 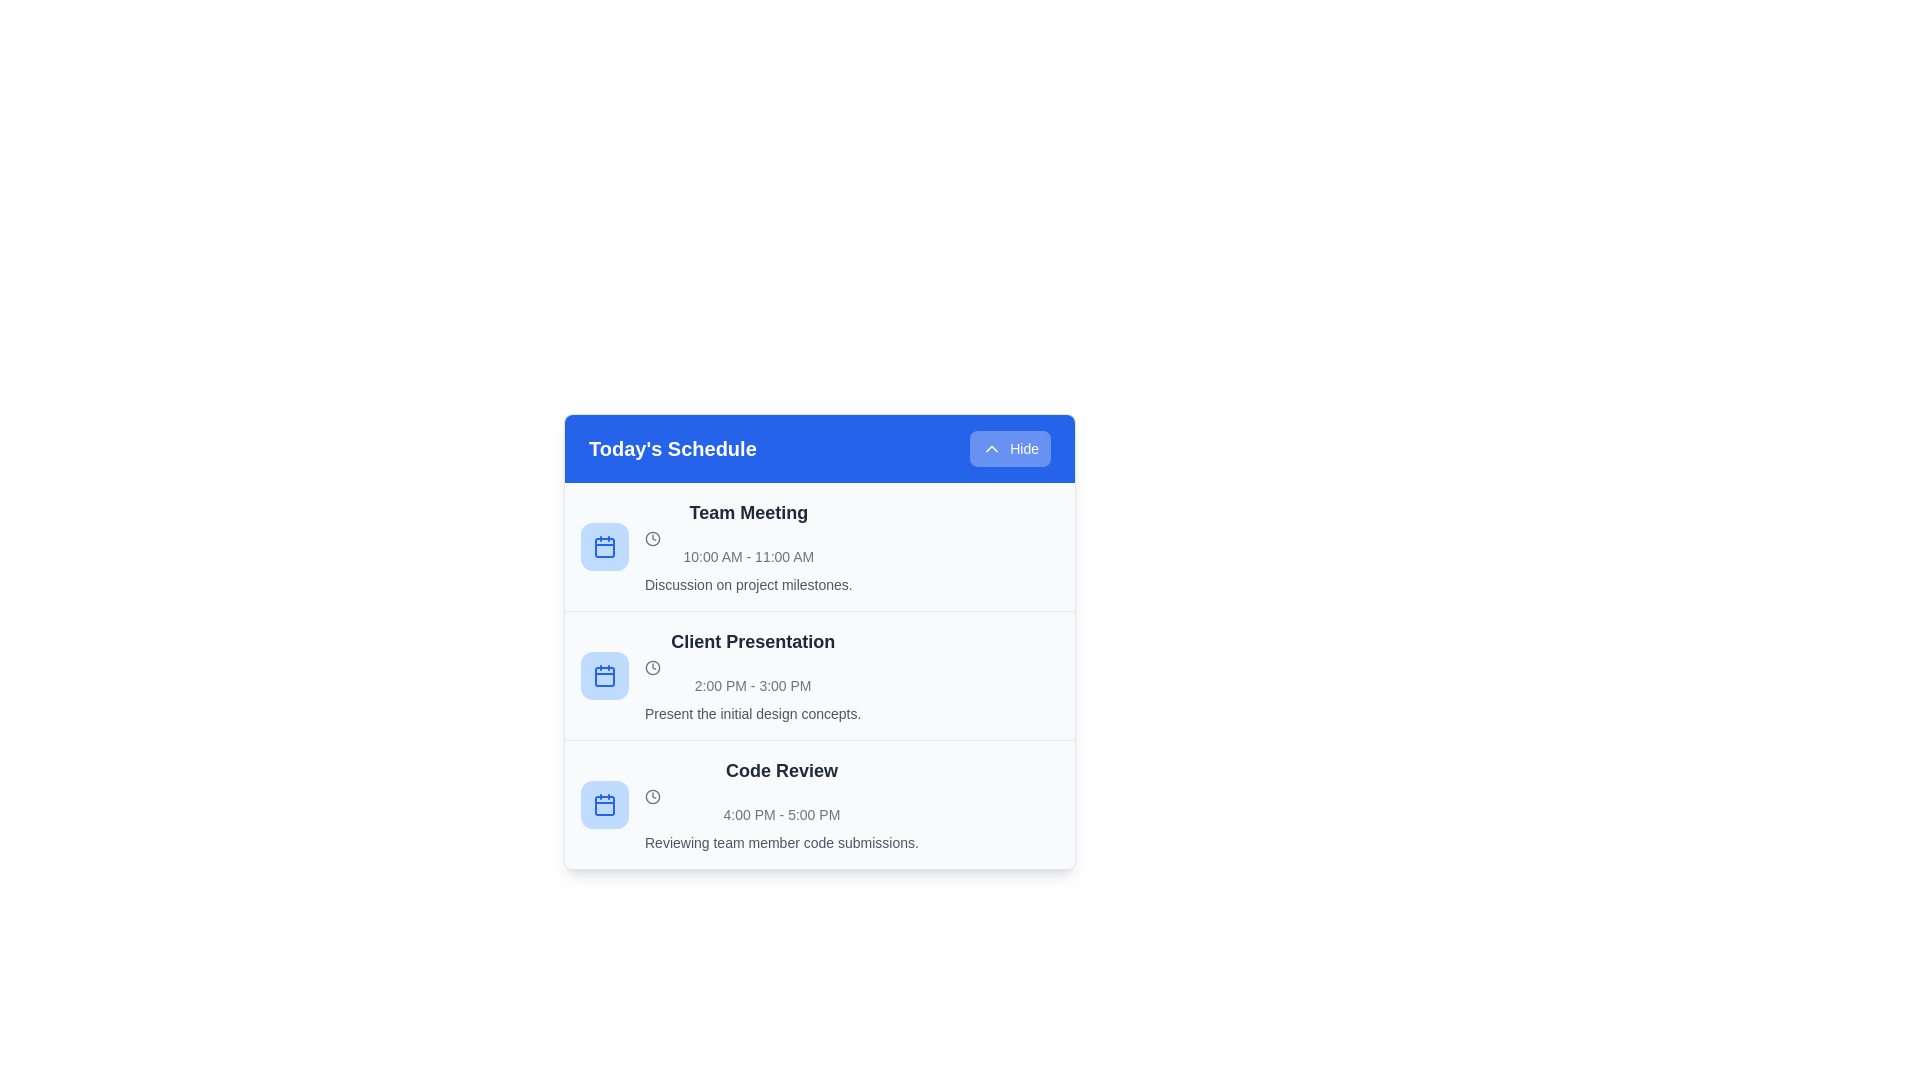 What do you see at coordinates (747, 585) in the screenshot?
I see `the static text element displaying 'Discussion on project milestones.' which is positioned below the '10:00 AM - 11:00 AM' text in the 'Today's Schedule' panel` at bounding box center [747, 585].